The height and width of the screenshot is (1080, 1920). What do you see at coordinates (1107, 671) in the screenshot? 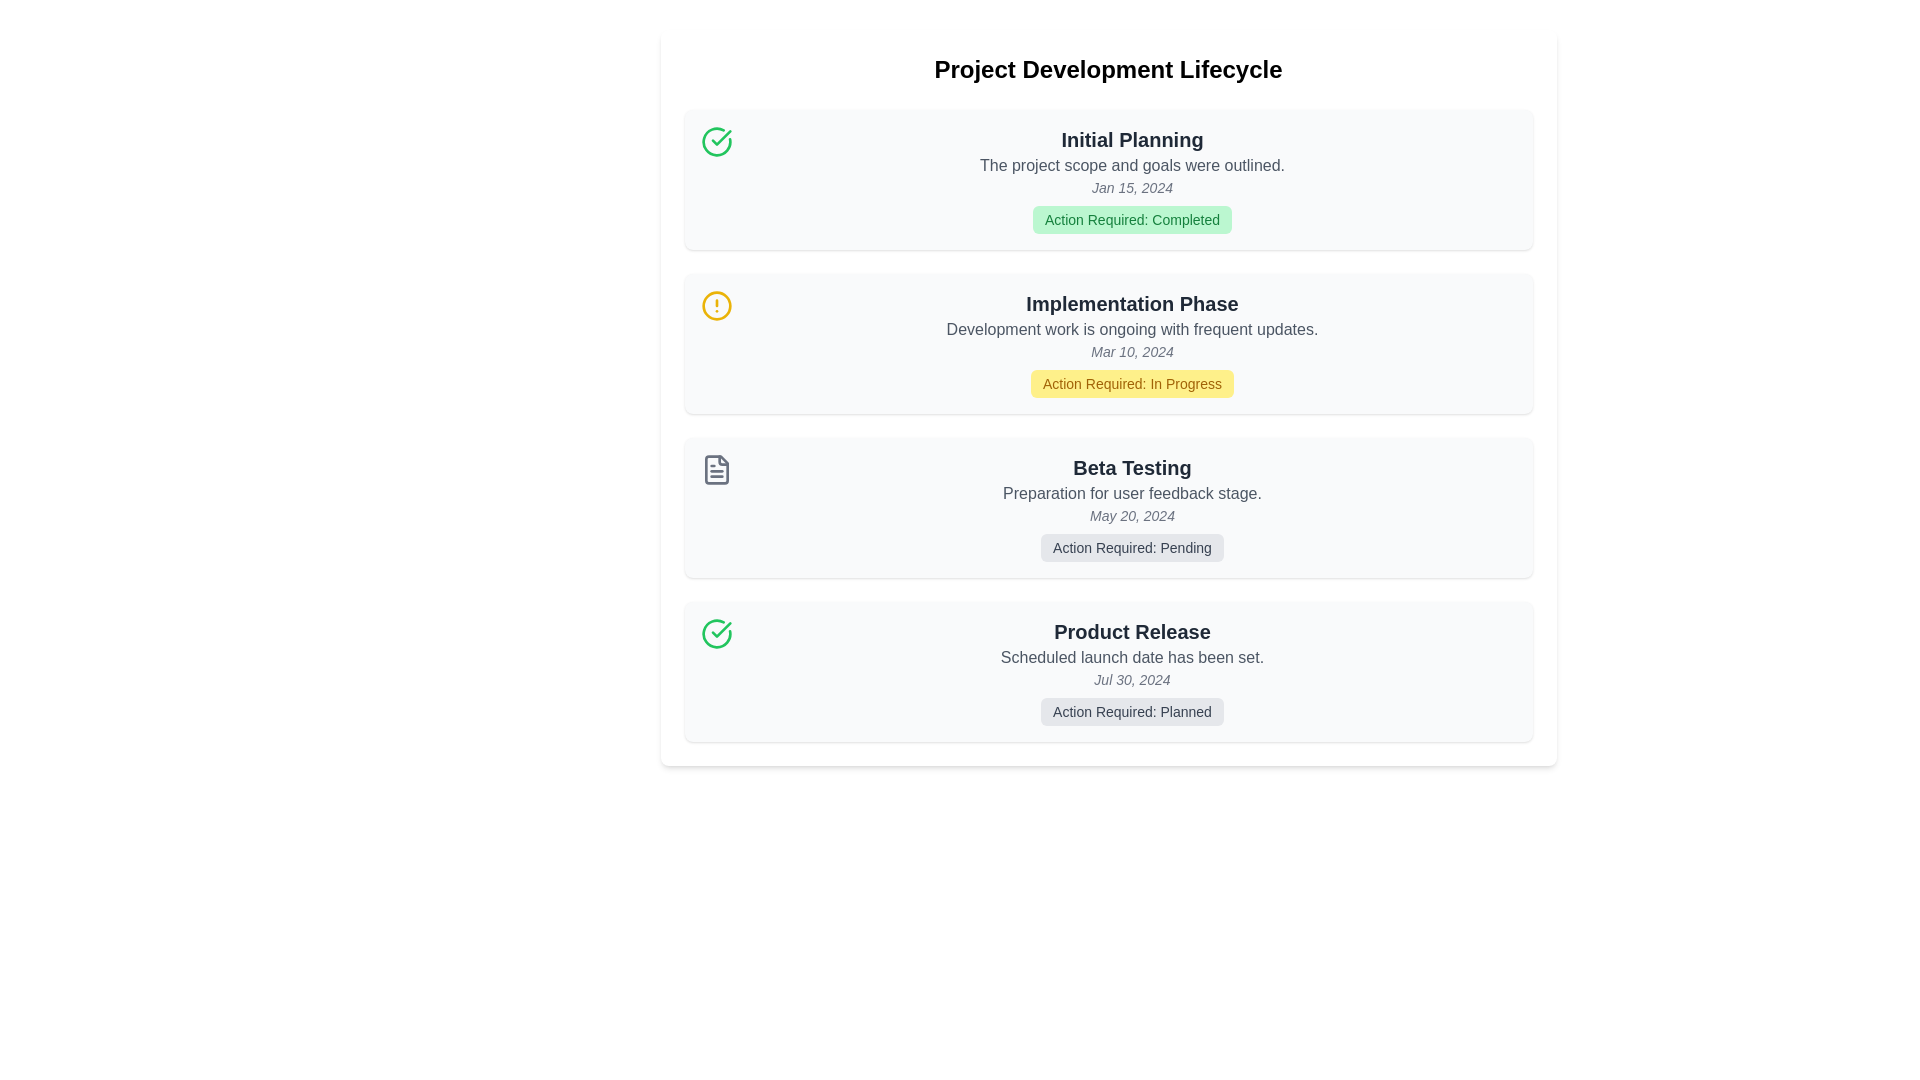
I see `the 'Product Release' informational display card for accessibility tools` at bounding box center [1107, 671].